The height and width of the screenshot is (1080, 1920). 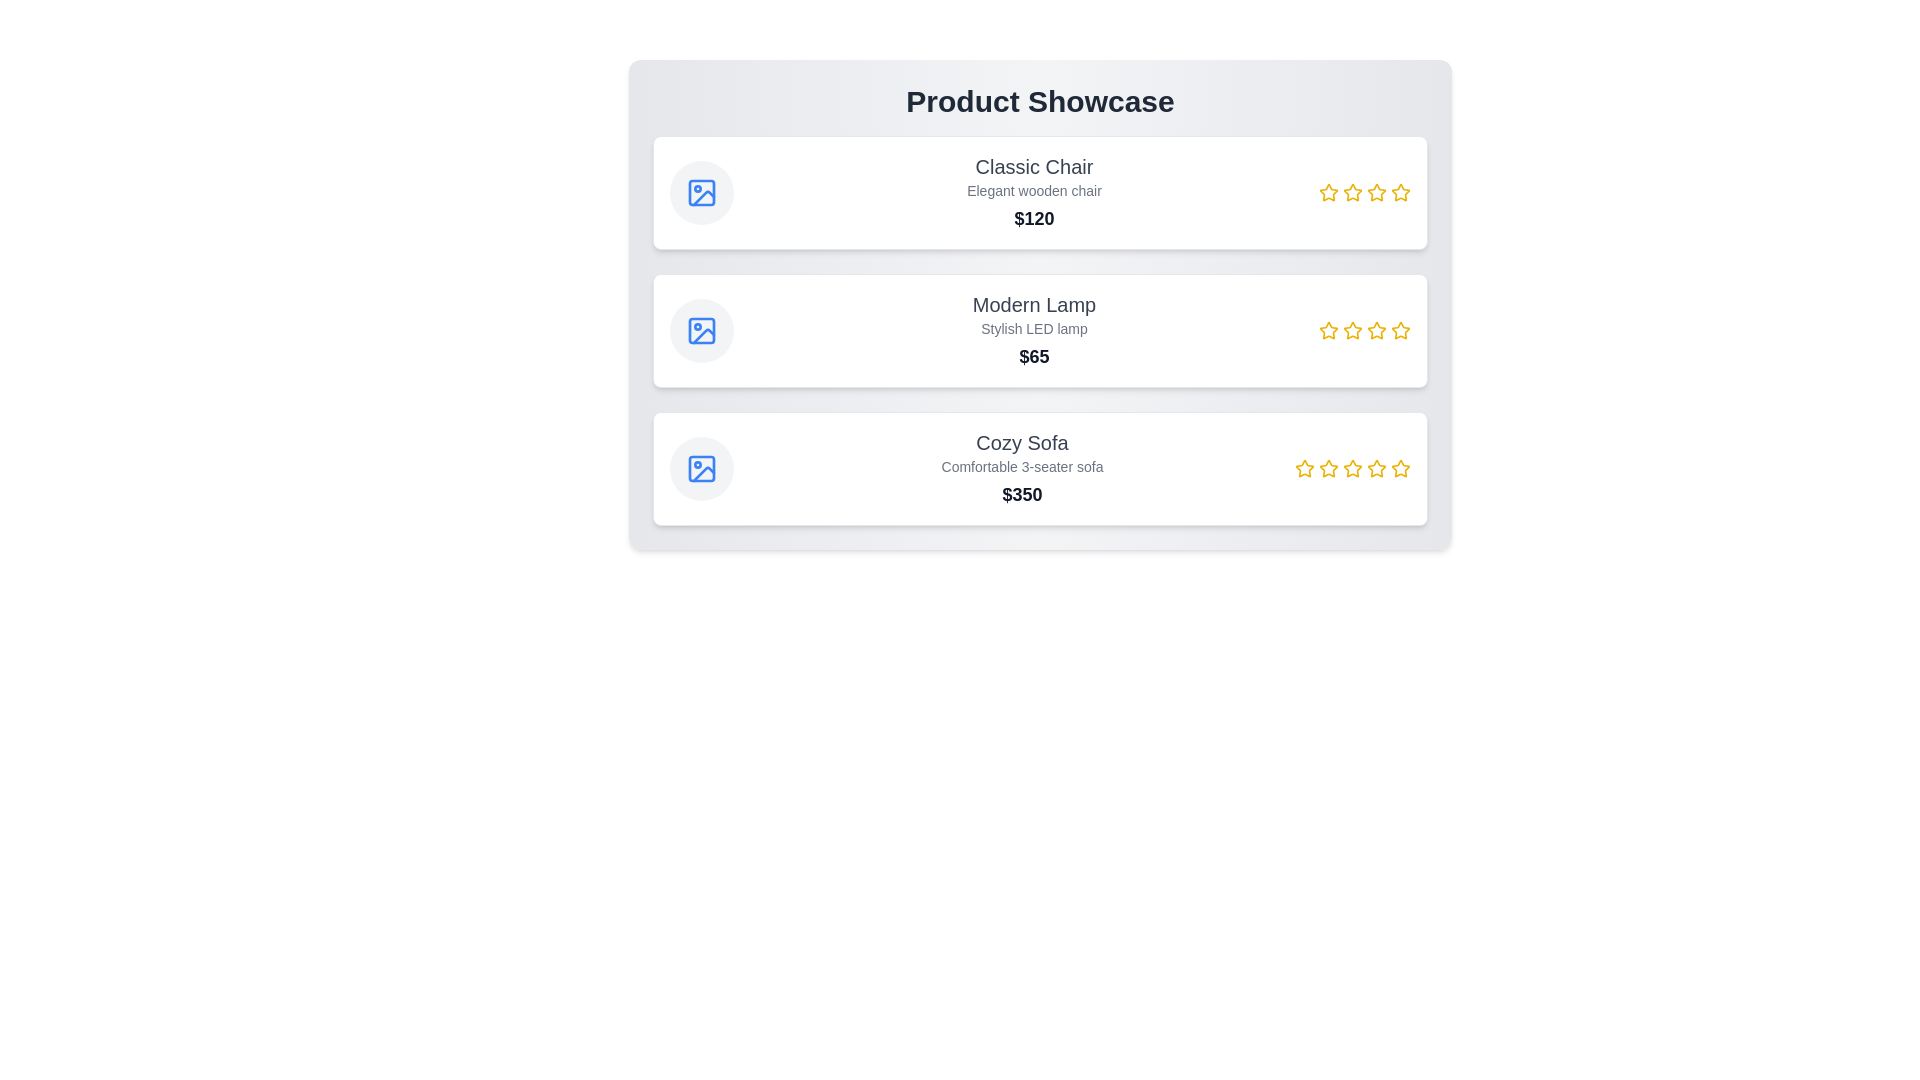 What do you see at coordinates (1353, 192) in the screenshot?
I see `the rating for a product to 2 stars` at bounding box center [1353, 192].